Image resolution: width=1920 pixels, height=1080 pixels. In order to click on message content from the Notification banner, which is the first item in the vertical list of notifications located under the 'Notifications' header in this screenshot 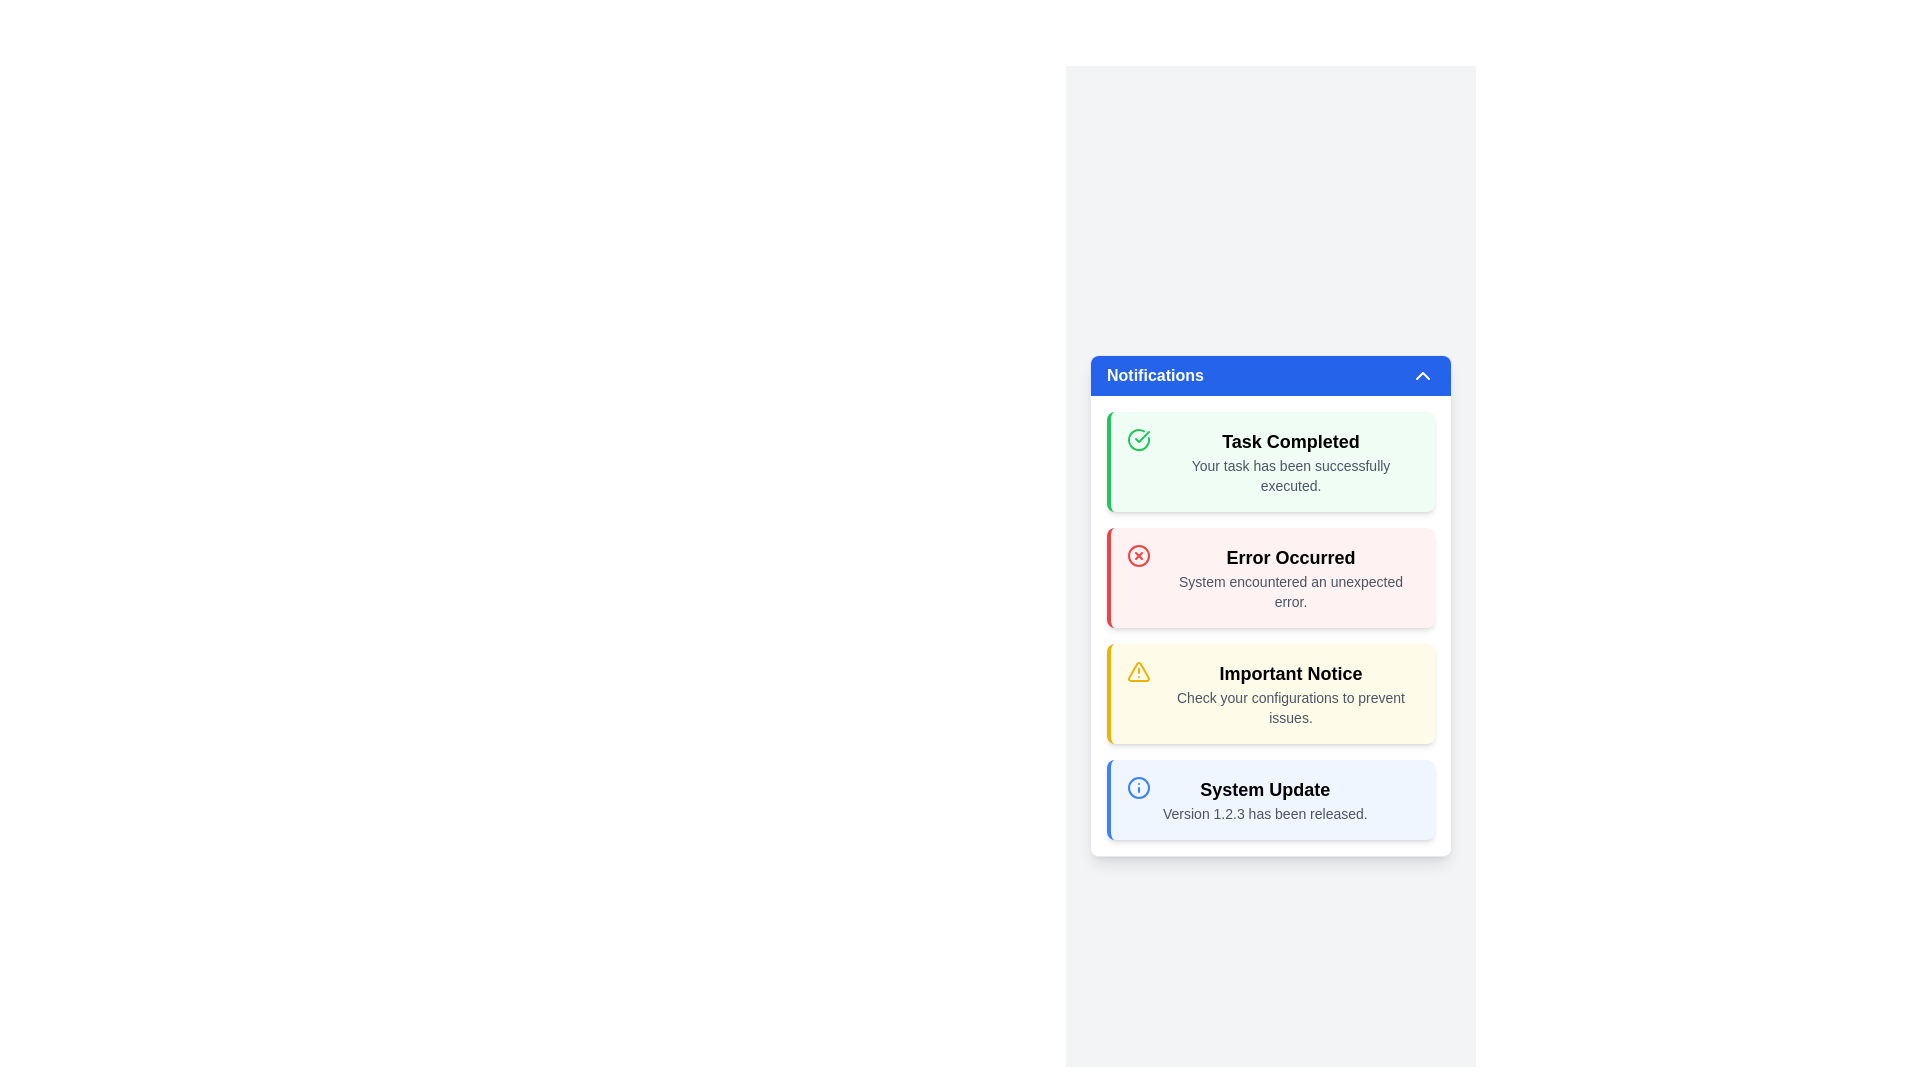, I will do `click(1270, 462)`.